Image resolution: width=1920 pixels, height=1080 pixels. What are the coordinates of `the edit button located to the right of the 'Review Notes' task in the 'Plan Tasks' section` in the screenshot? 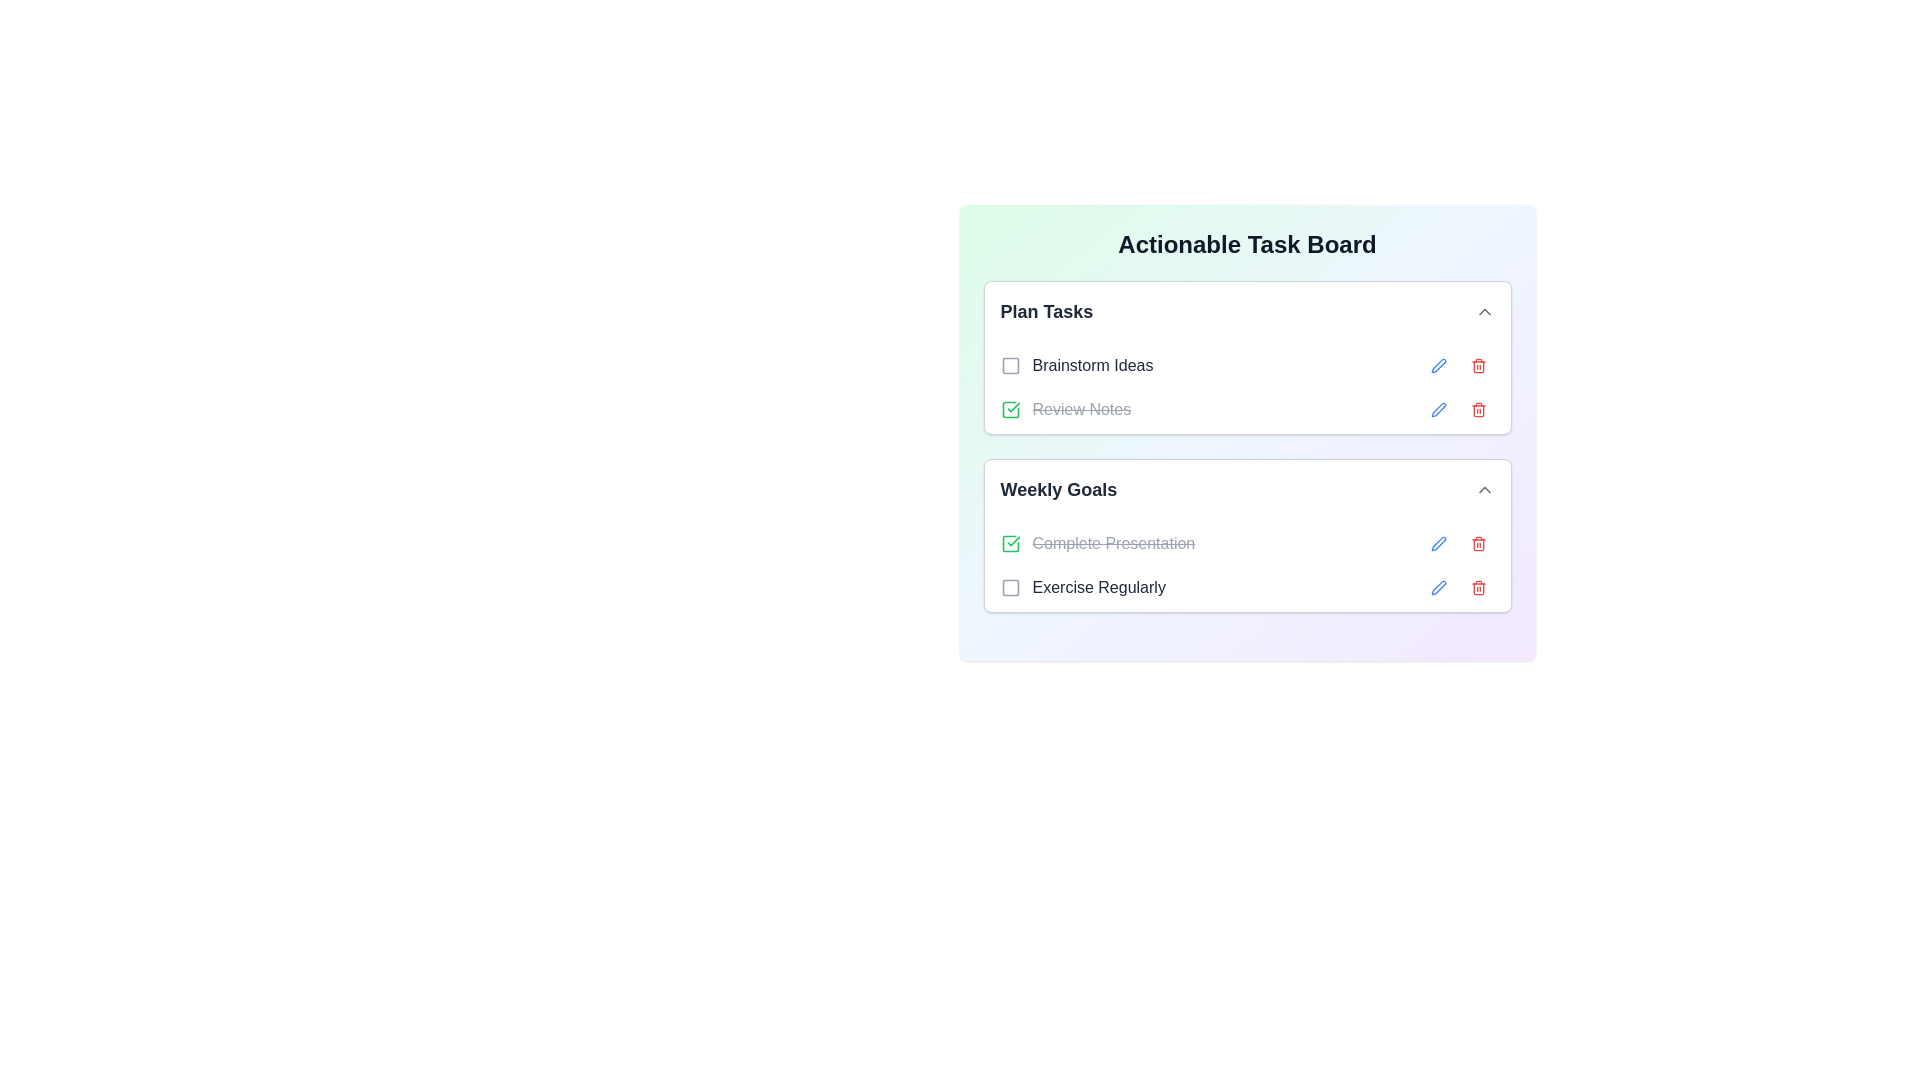 It's located at (1437, 408).